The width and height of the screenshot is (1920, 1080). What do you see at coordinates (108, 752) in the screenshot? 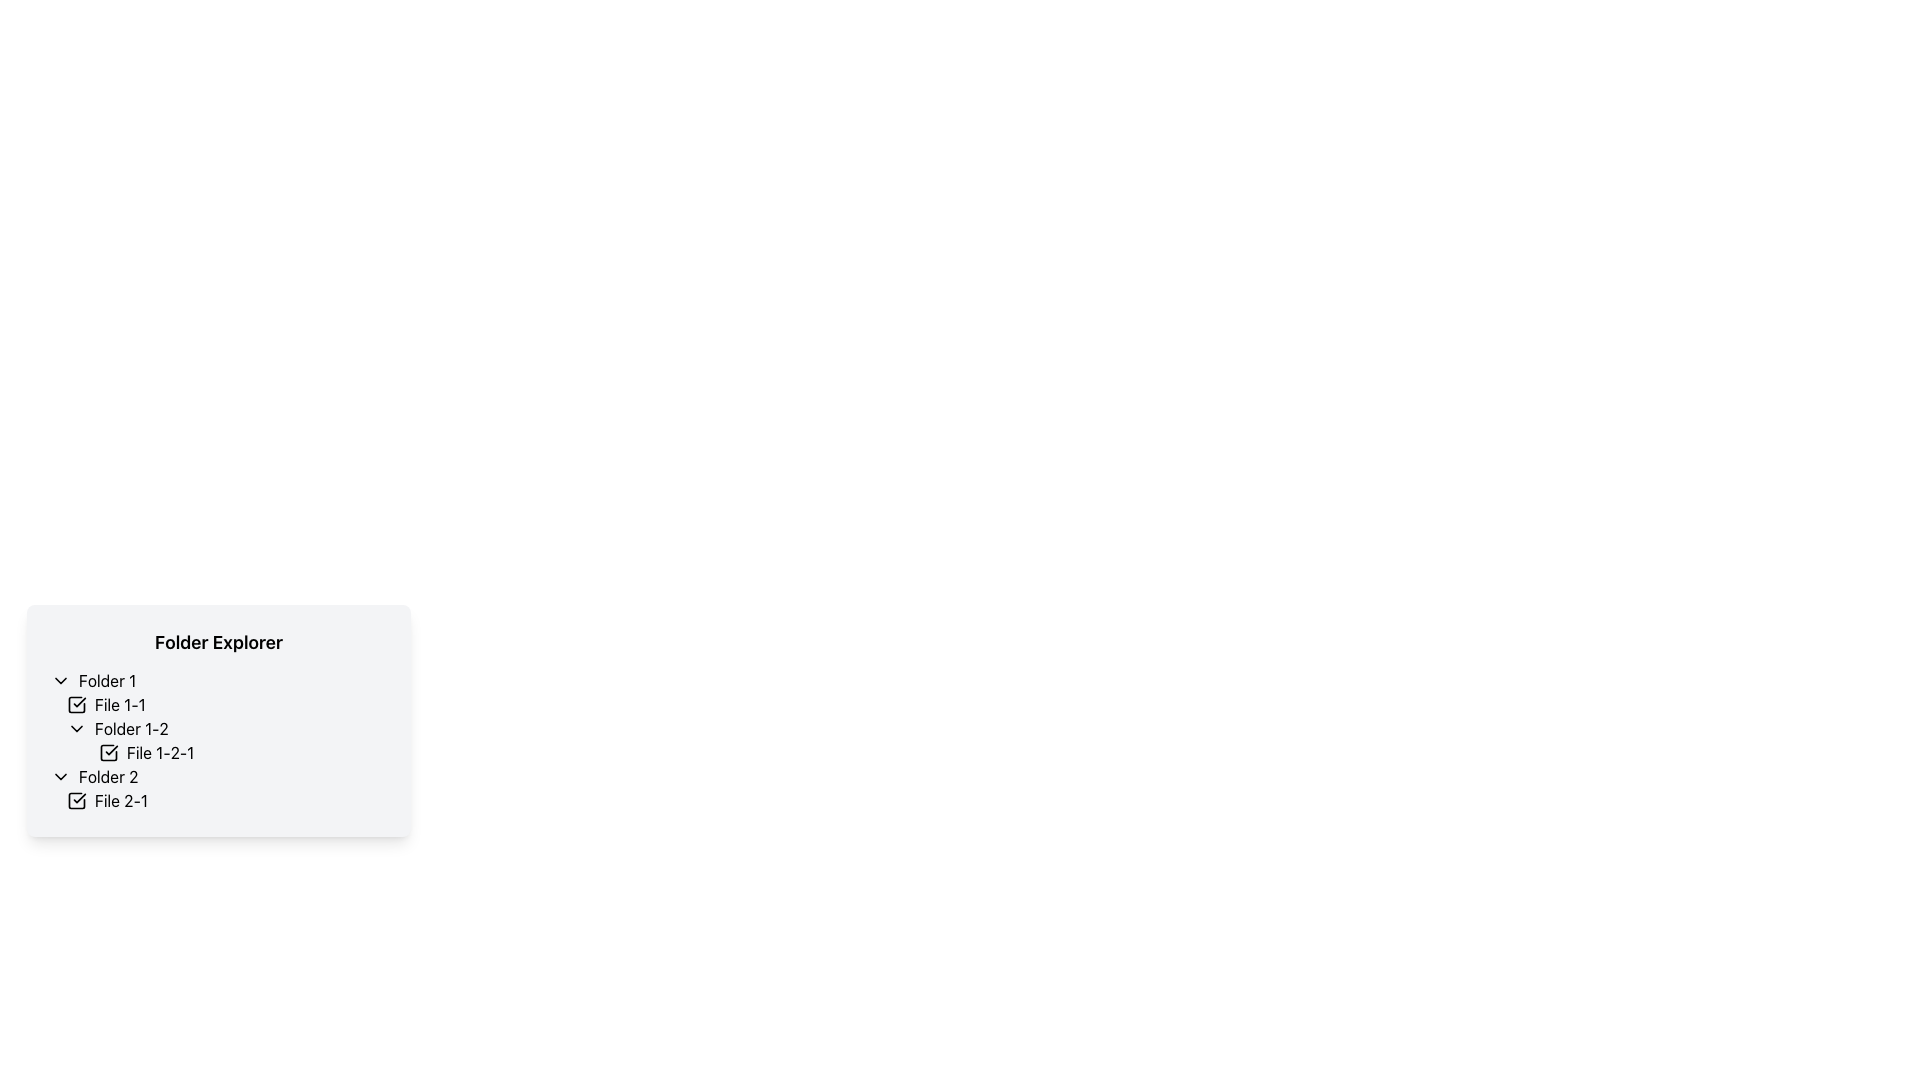
I see `the checkbox icon next to the list item 'File 1-2-1' under 'Folder 1-2' in the Folder Explorer` at bounding box center [108, 752].